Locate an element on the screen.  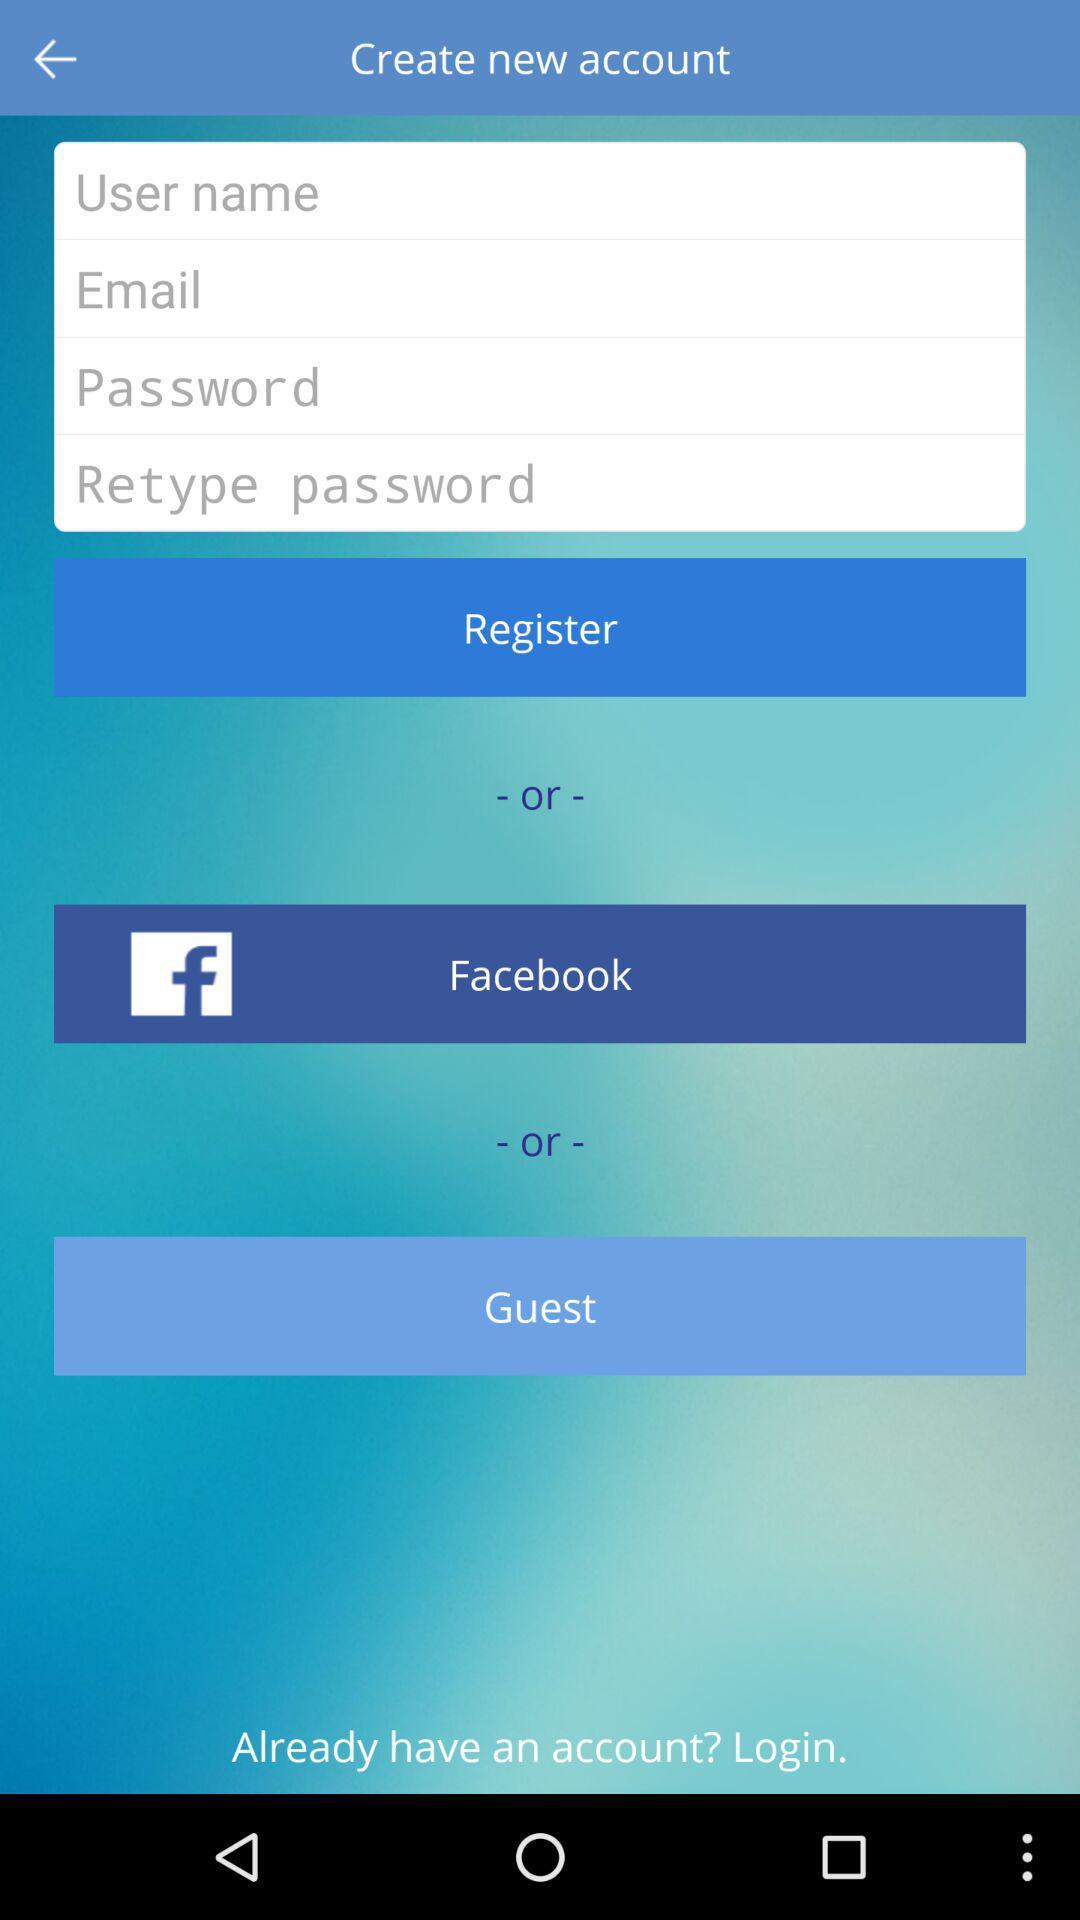
facebook is located at coordinates (540, 973).